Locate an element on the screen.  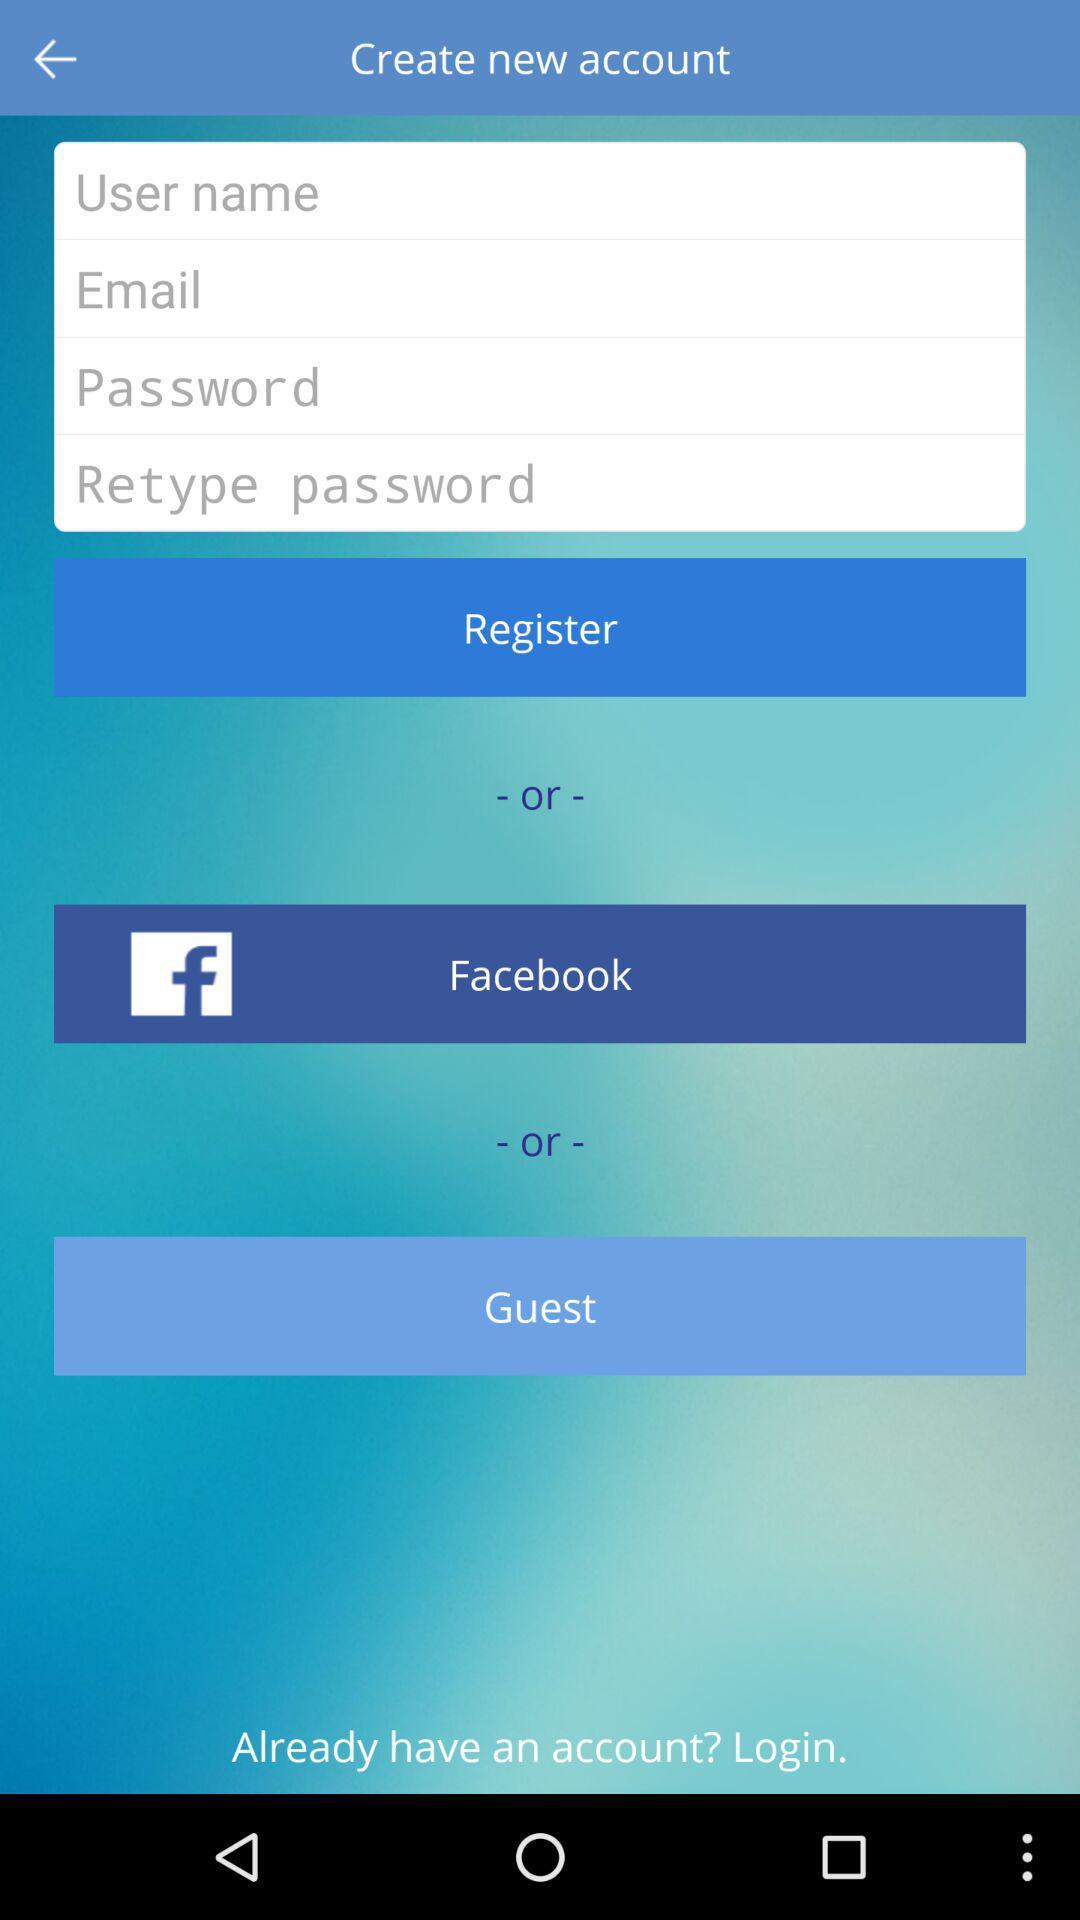
facebook is located at coordinates (540, 973).